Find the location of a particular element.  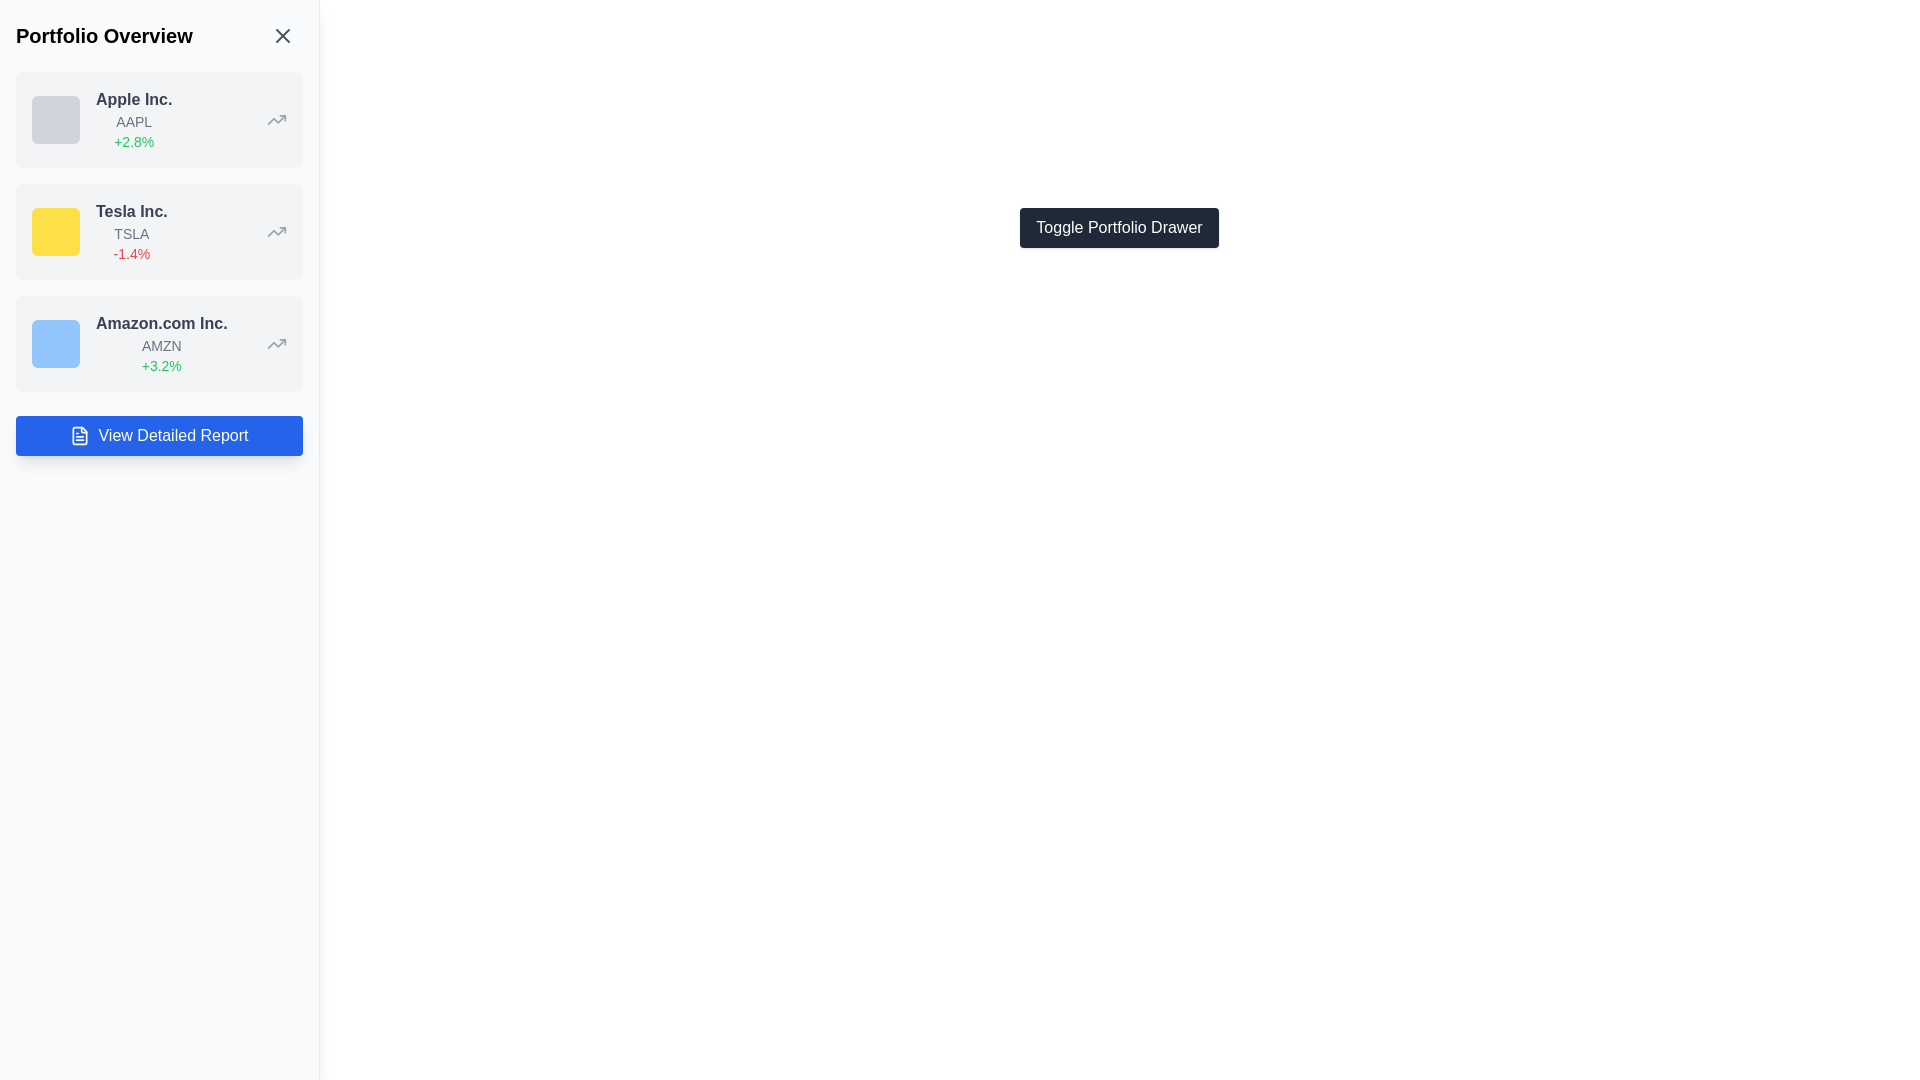

the first defined shape of the SVG graphic representing a stylized upward arrow or line chart, rendered in gray, which is part of the Tesla Inc. illustration is located at coordinates (276, 119).